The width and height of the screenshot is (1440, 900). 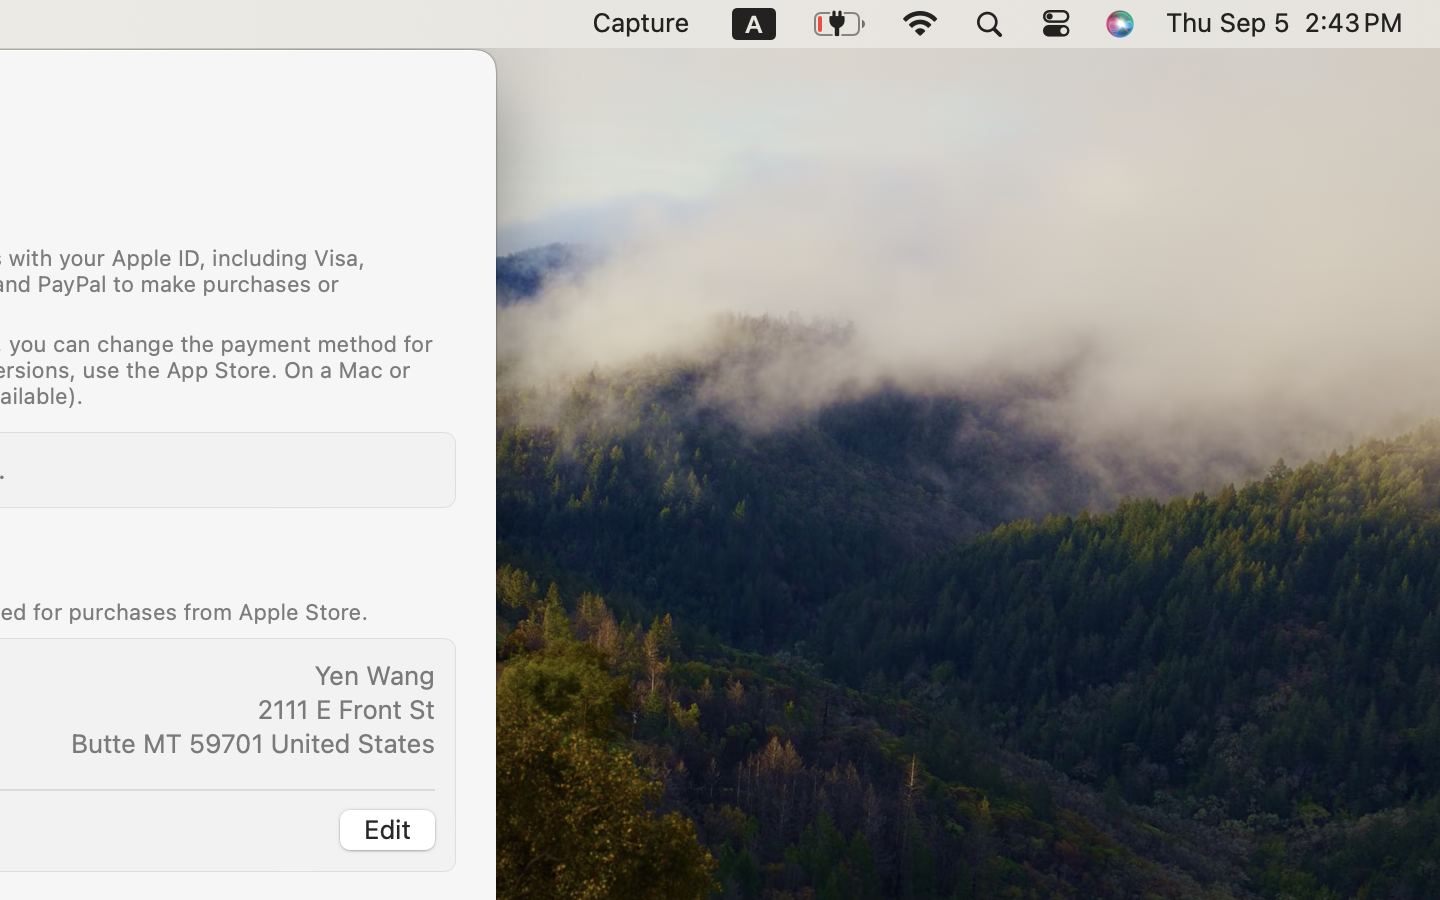 What do you see at coordinates (373, 675) in the screenshot?
I see `'Yen Wang'` at bounding box center [373, 675].